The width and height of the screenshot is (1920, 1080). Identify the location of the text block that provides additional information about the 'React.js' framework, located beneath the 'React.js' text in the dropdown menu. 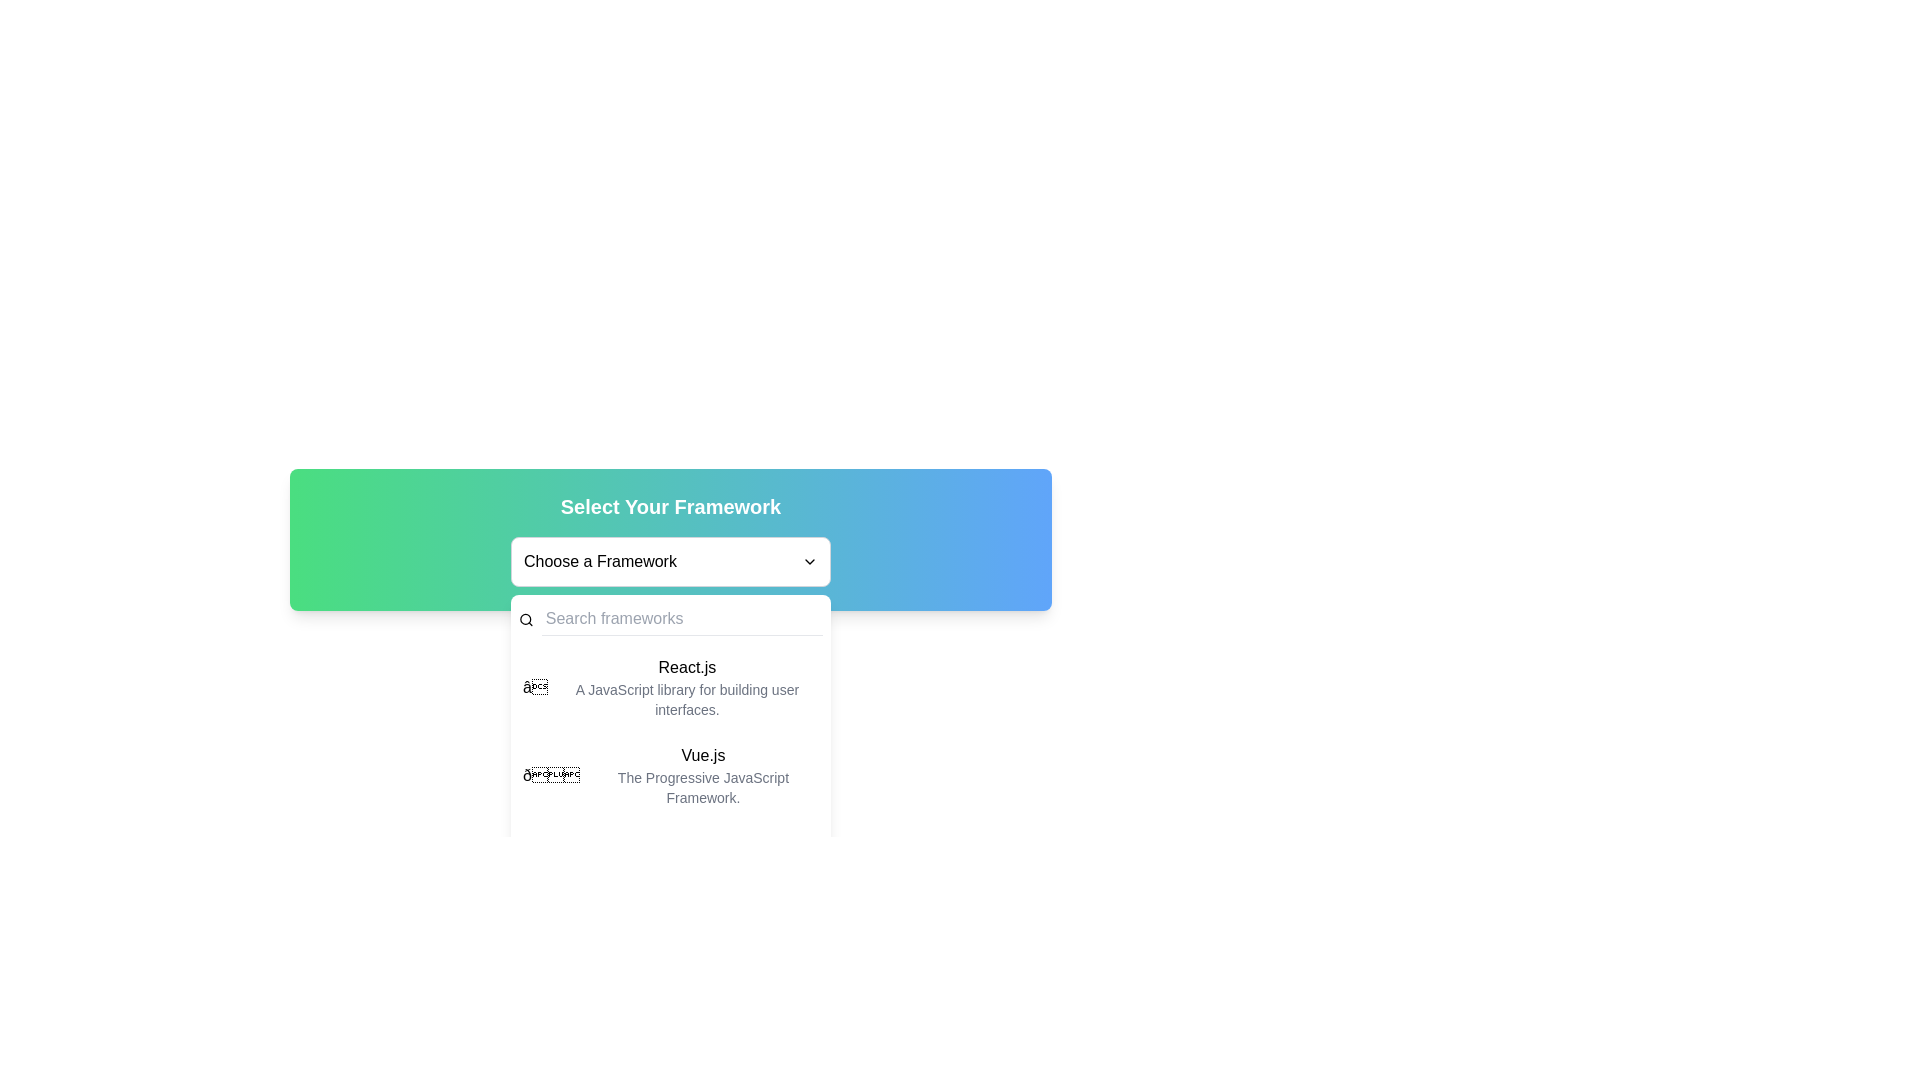
(687, 698).